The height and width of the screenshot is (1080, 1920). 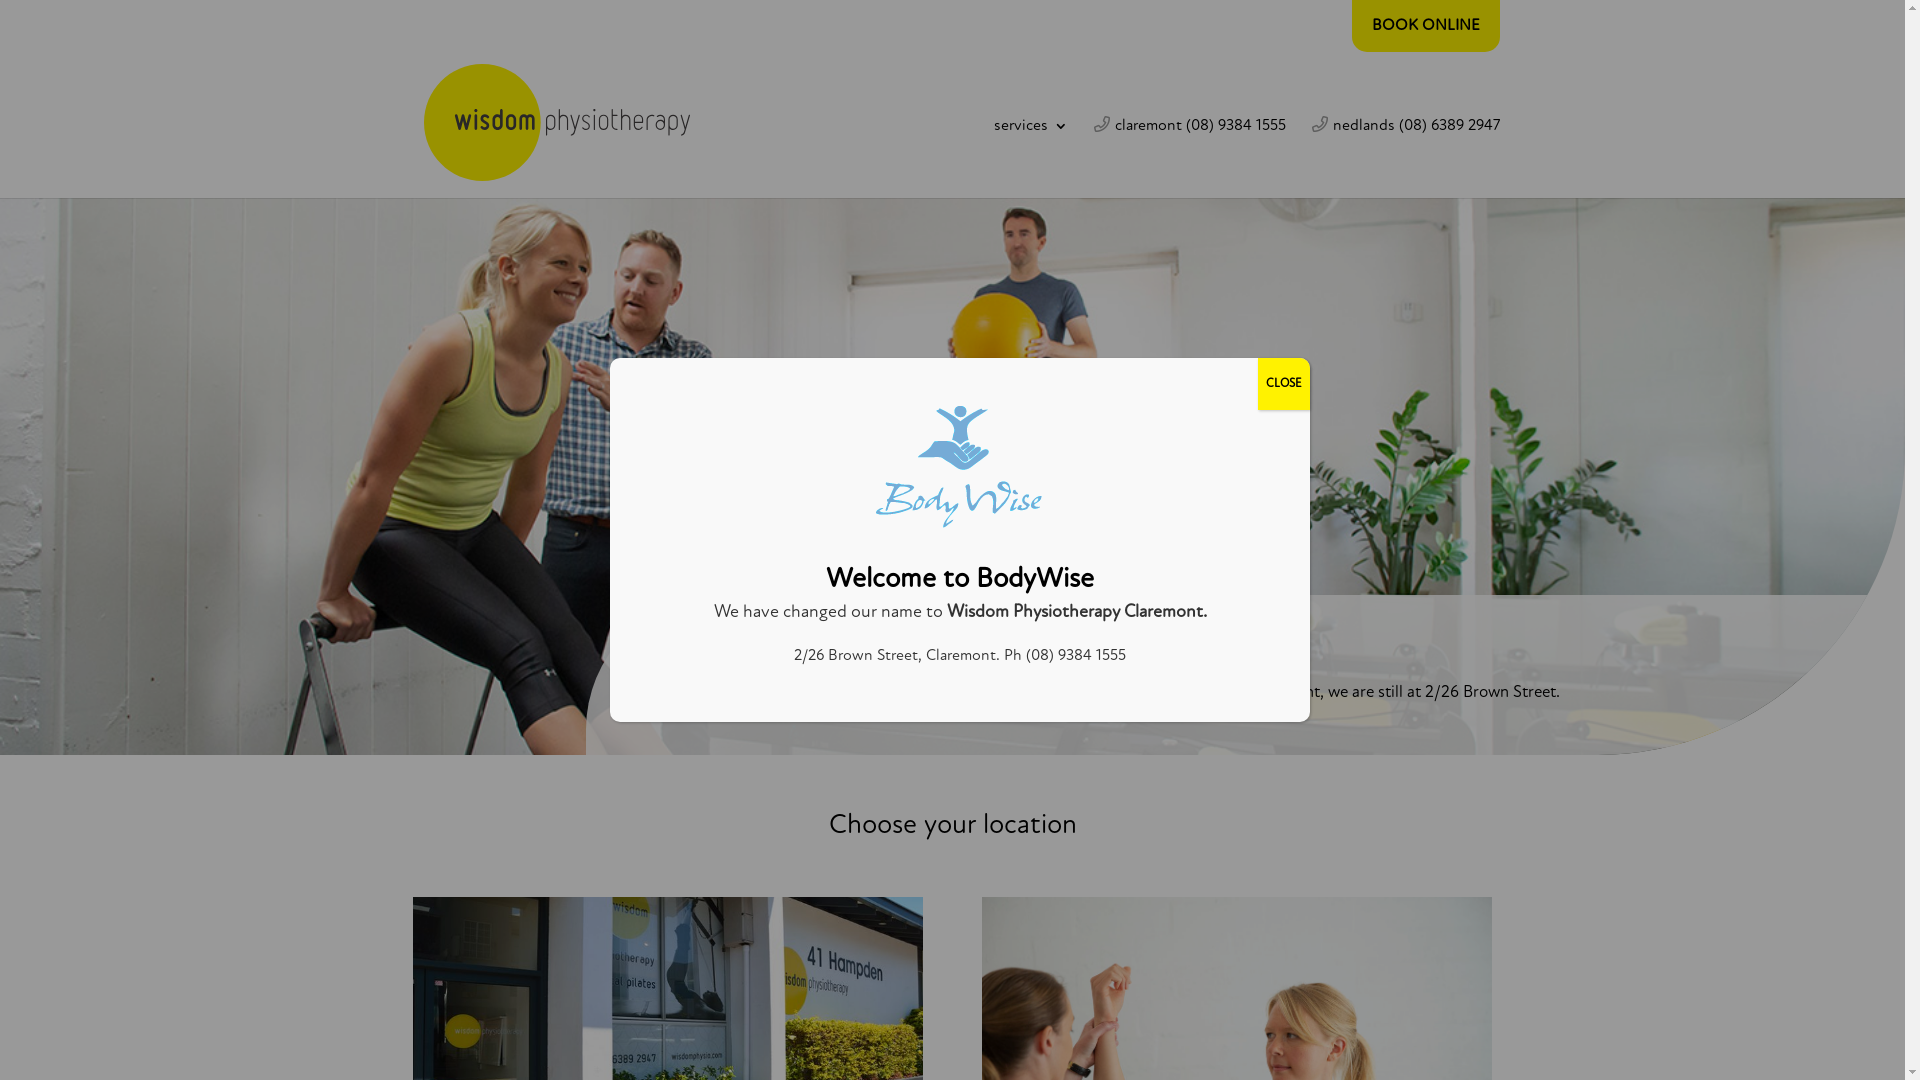 I want to click on 'nedlands (08) 6389 2947', so click(x=1405, y=156).